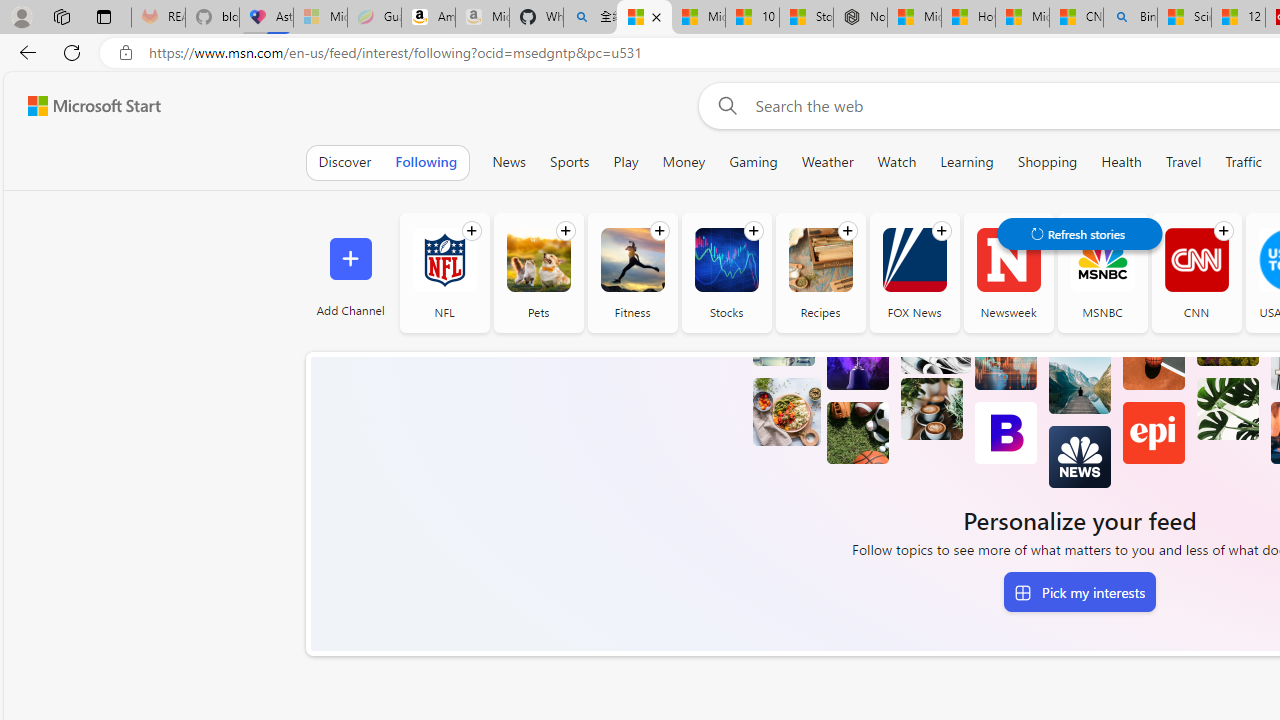 This screenshot has width=1280, height=720. I want to click on 'Web search', so click(723, 105).